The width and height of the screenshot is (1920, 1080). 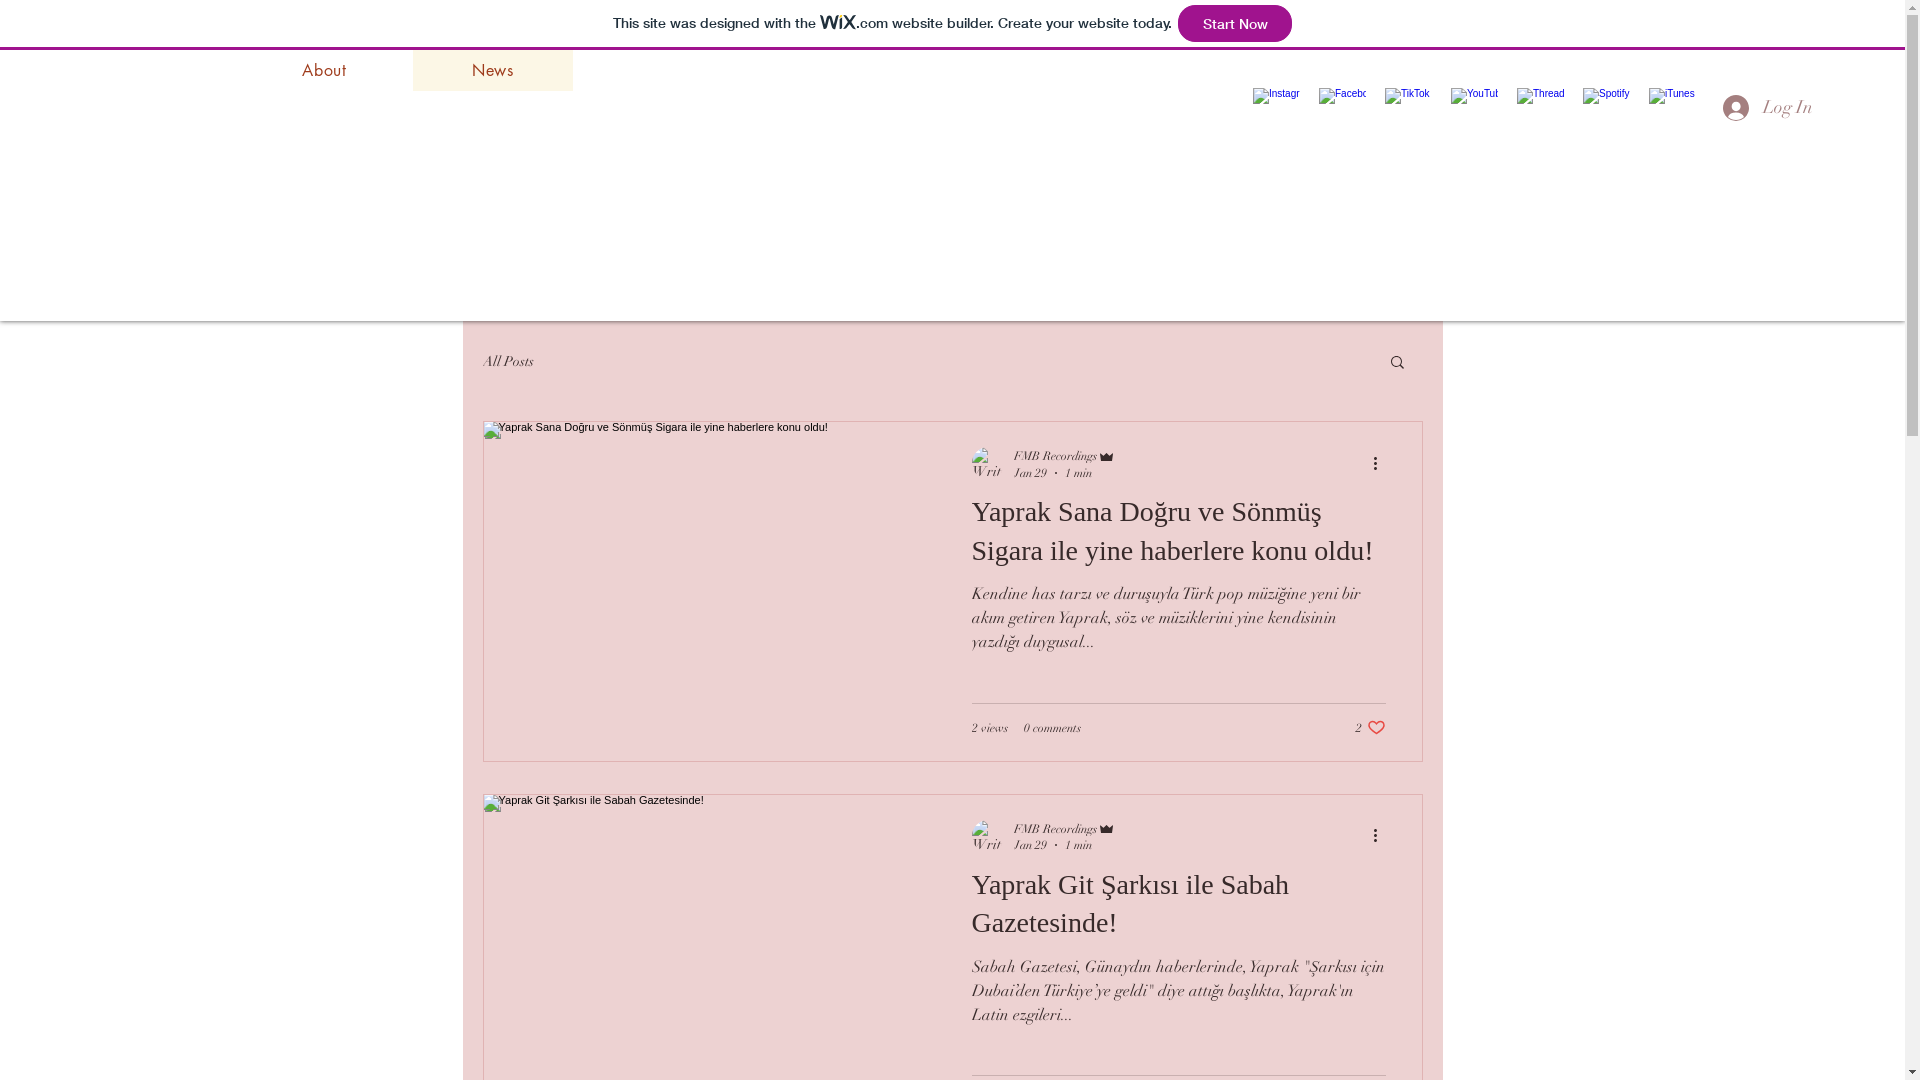 What do you see at coordinates (507, 360) in the screenshot?
I see `'All Posts'` at bounding box center [507, 360].